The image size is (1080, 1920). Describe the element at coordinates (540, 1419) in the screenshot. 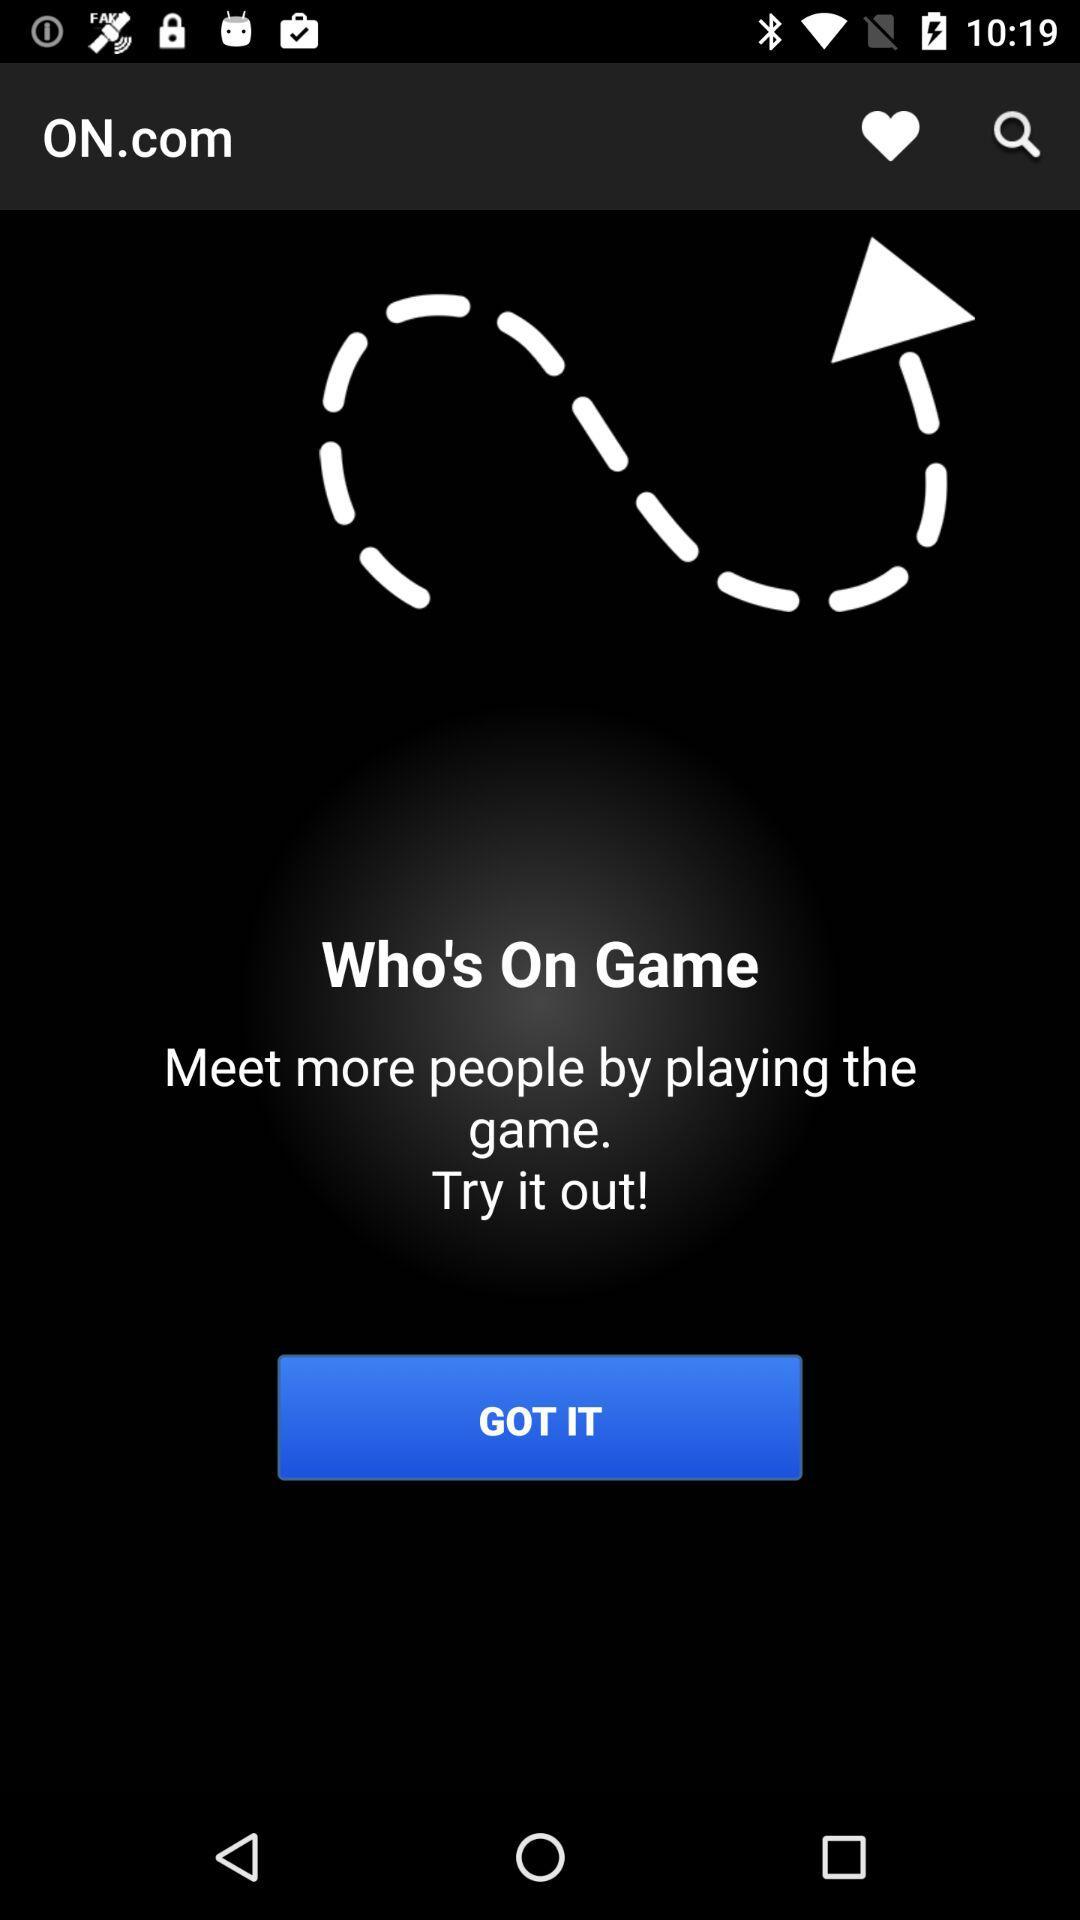

I see `item below meet more people item` at that location.